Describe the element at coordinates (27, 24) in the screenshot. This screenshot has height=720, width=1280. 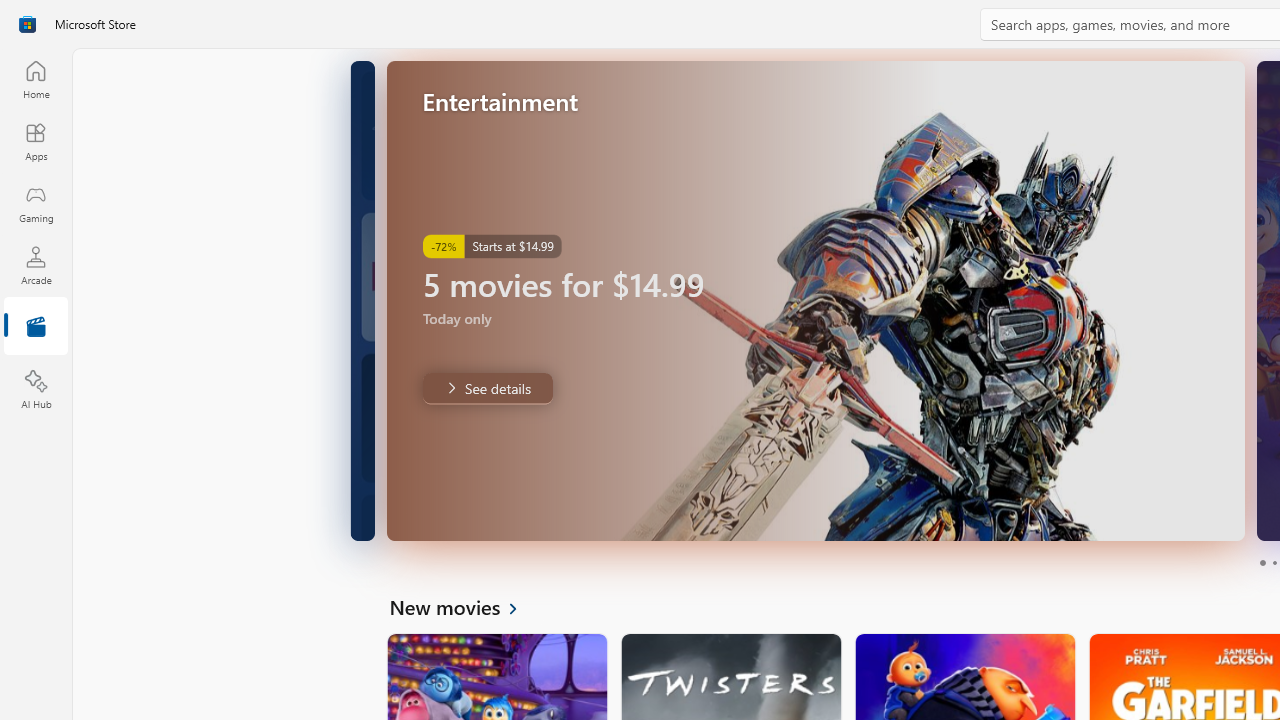
I see `'Class: Image'` at that location.